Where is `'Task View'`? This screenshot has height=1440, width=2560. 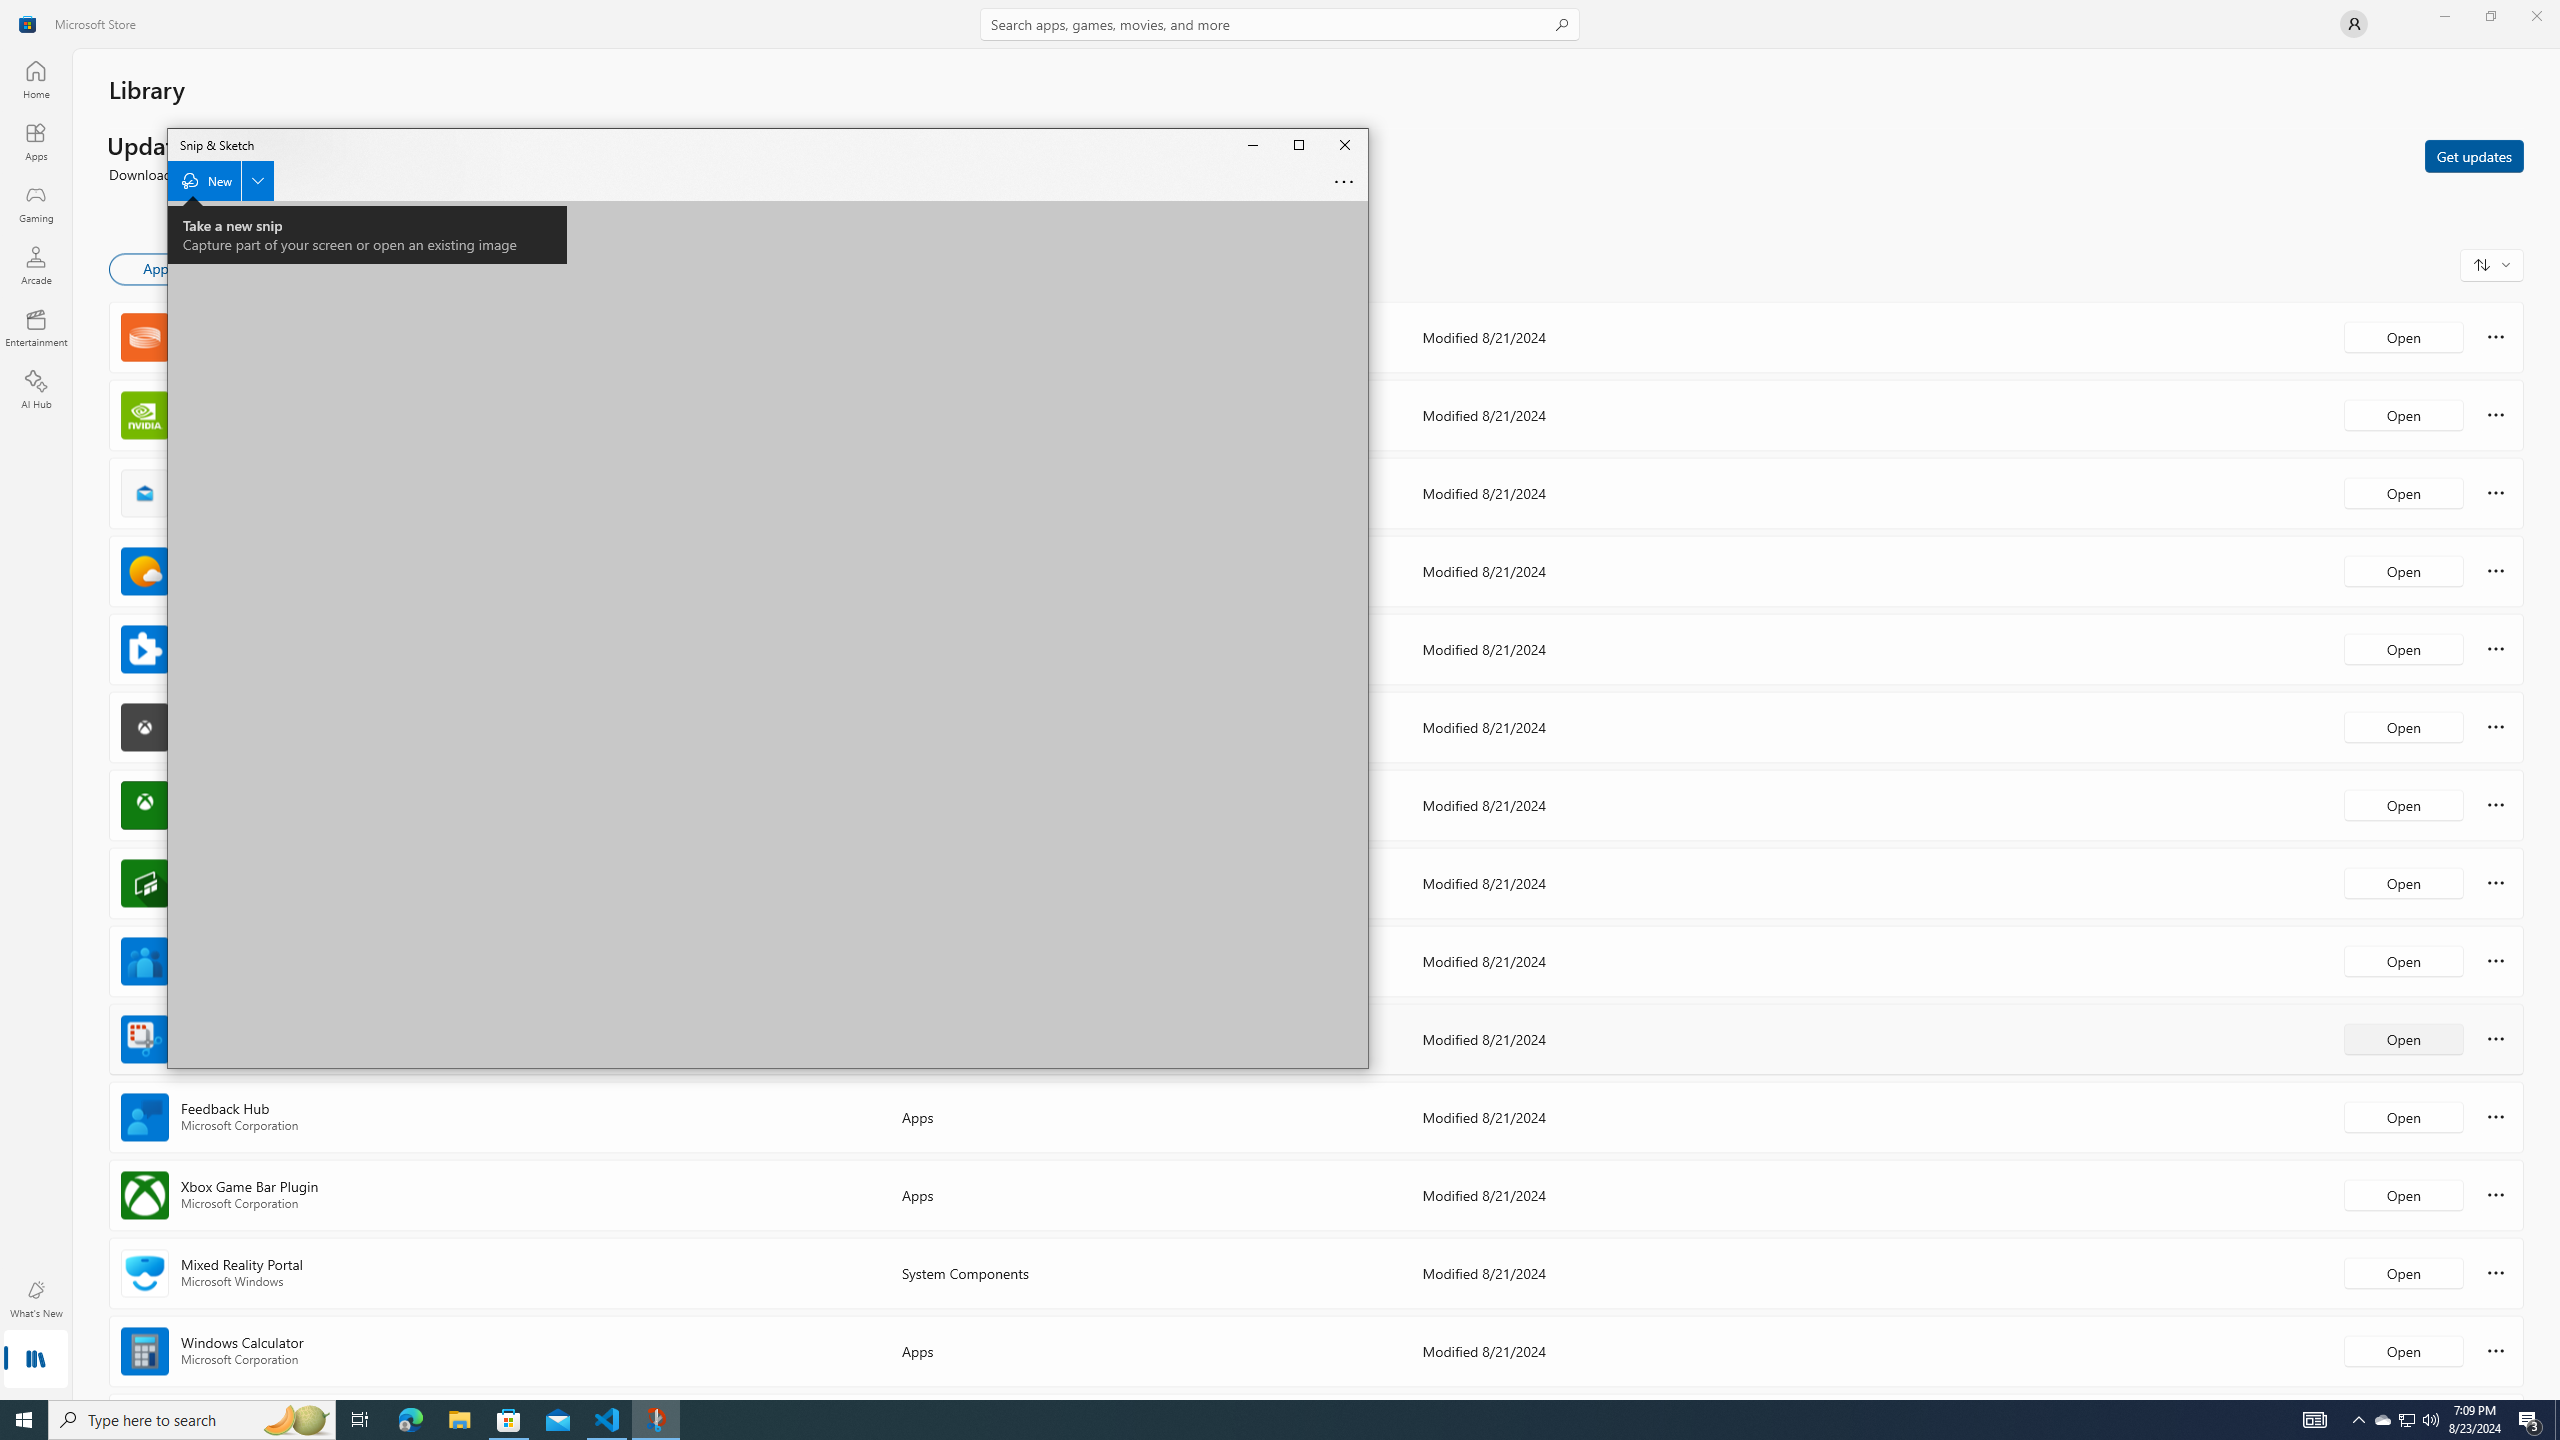
'Task View' is located at coordinates (358, 1418).